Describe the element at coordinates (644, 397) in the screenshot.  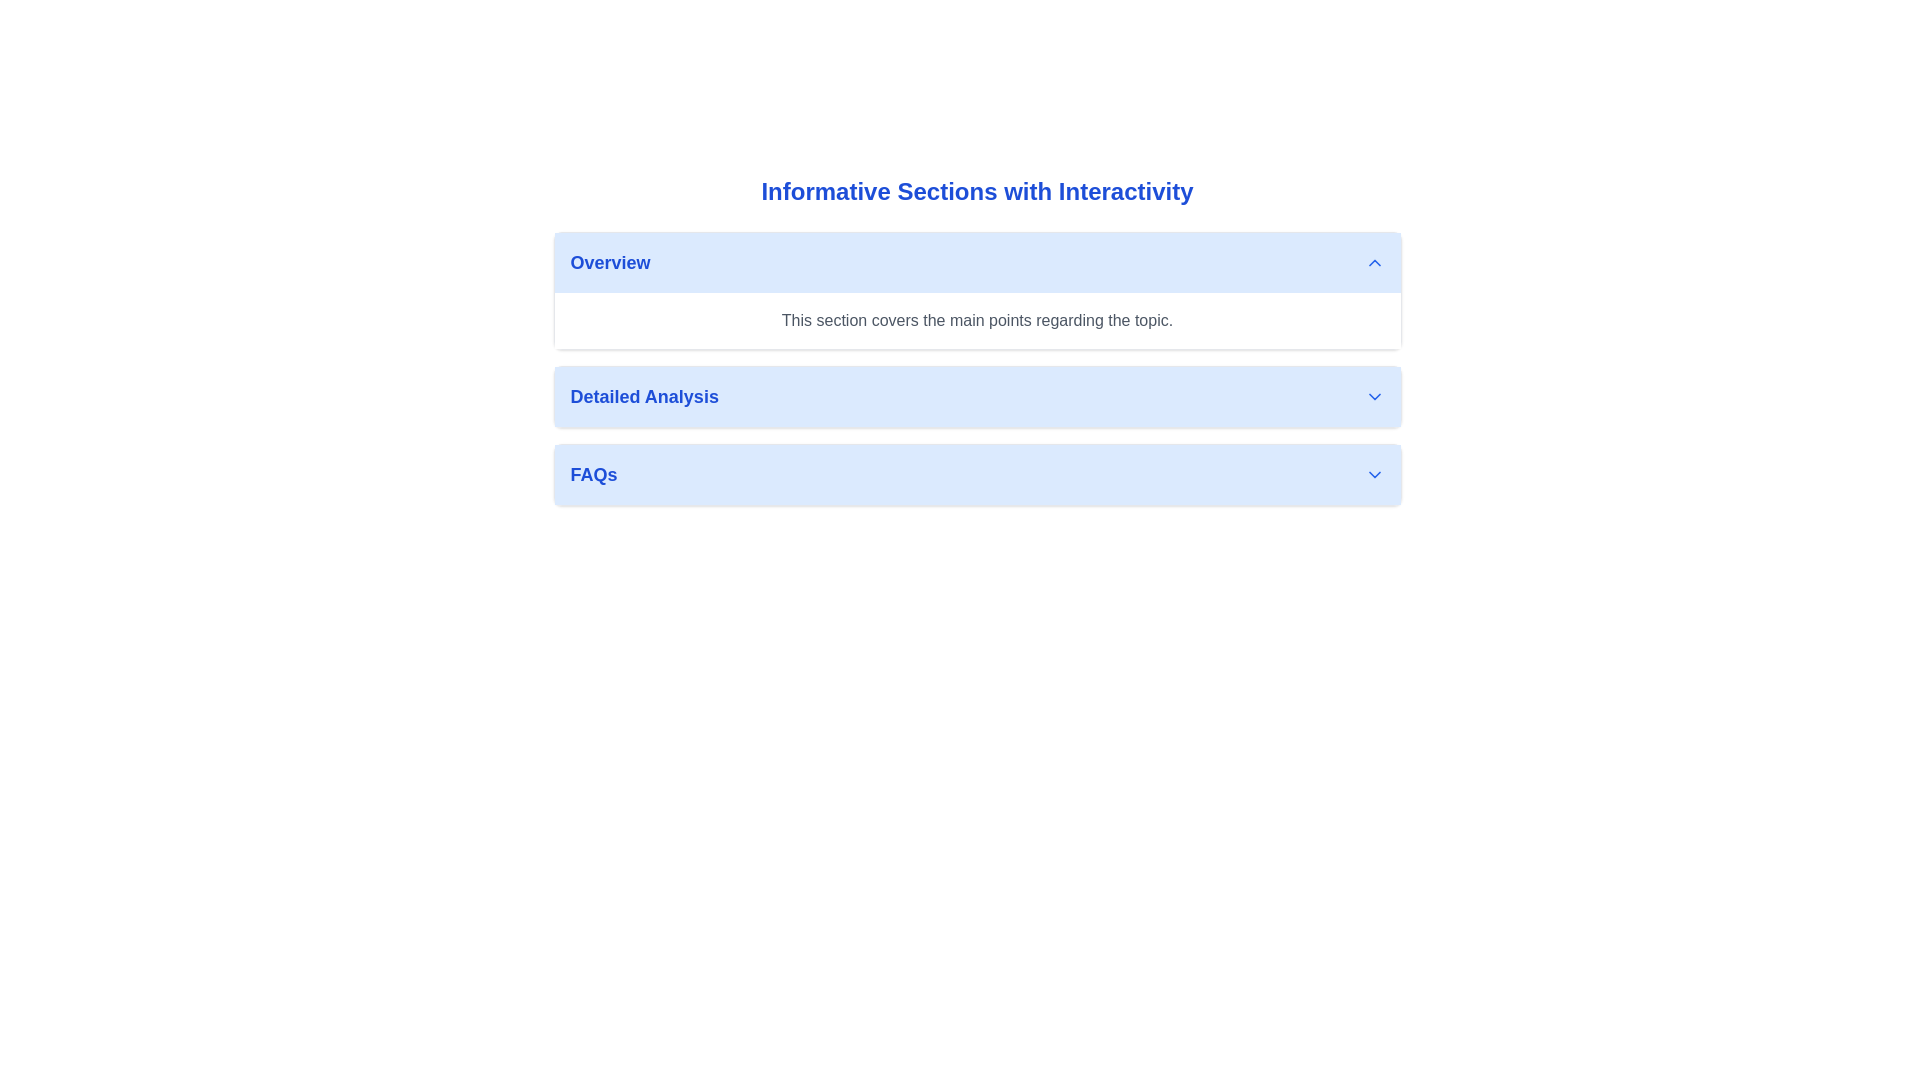
I see `the 'Detailed Analysis' text link` at that location.